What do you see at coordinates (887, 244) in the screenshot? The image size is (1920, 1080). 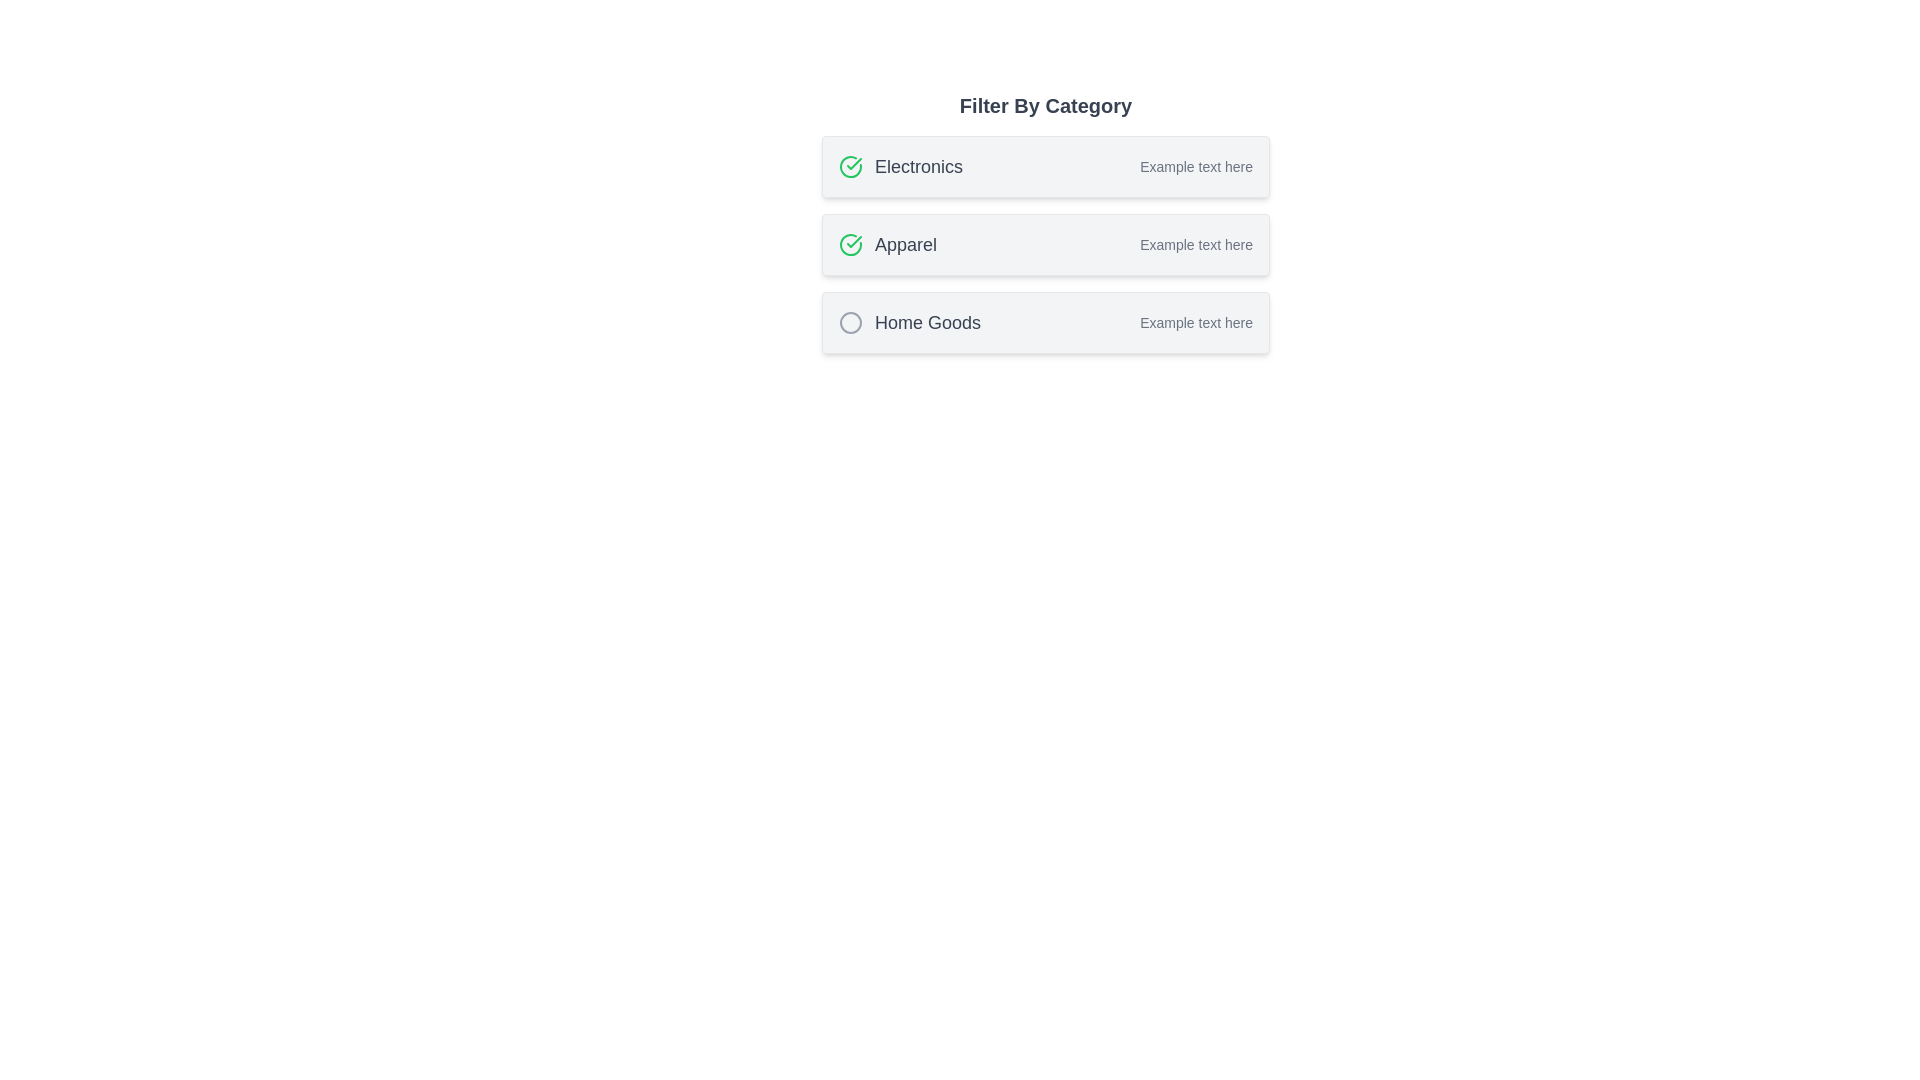 I see `the 'Apparel' text label, which is styled with a medium font size and gray color, located below 'Electronics' and above 'Home Goods' in a vertically stacked list of categories` at bounding box center [887, 244].